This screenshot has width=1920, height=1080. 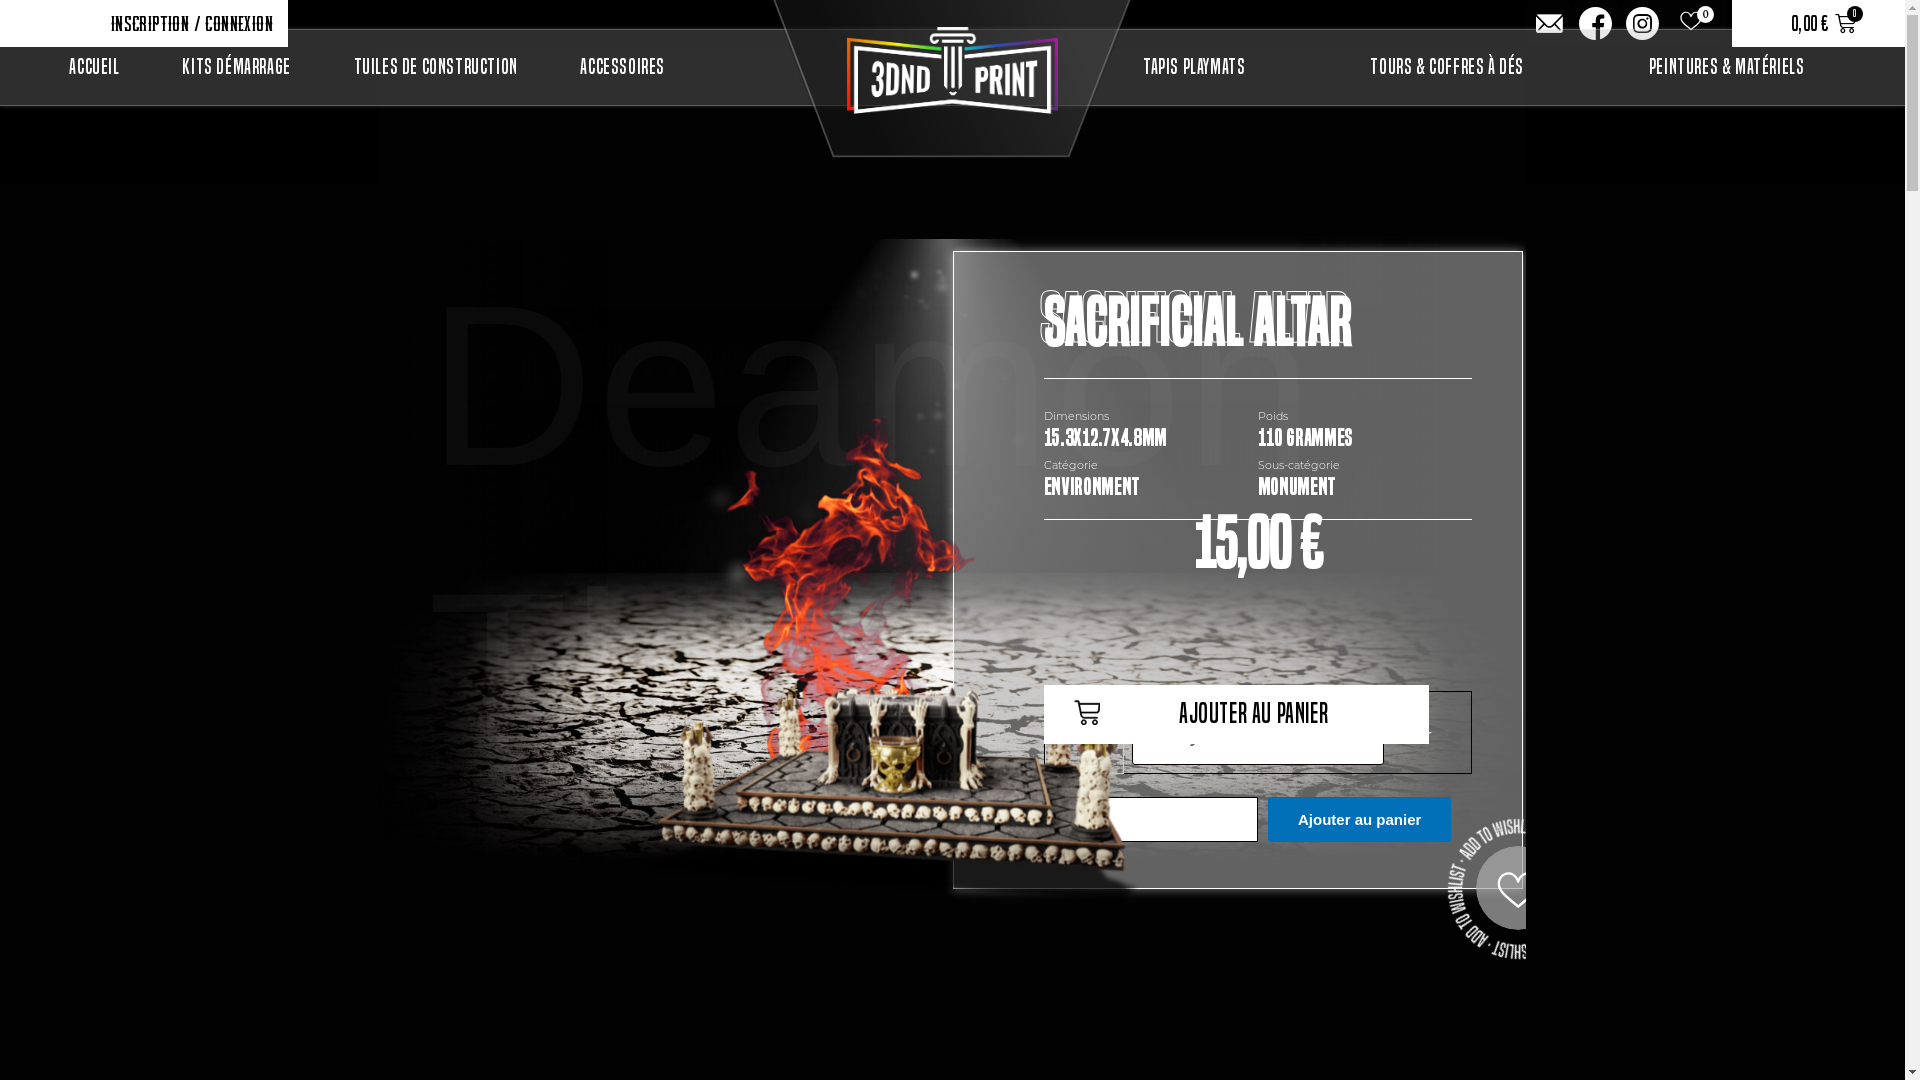 What do you see at coordinates (1665, 20) in the screenshot?
I see `'0'` at bounding box center [1665, 20].